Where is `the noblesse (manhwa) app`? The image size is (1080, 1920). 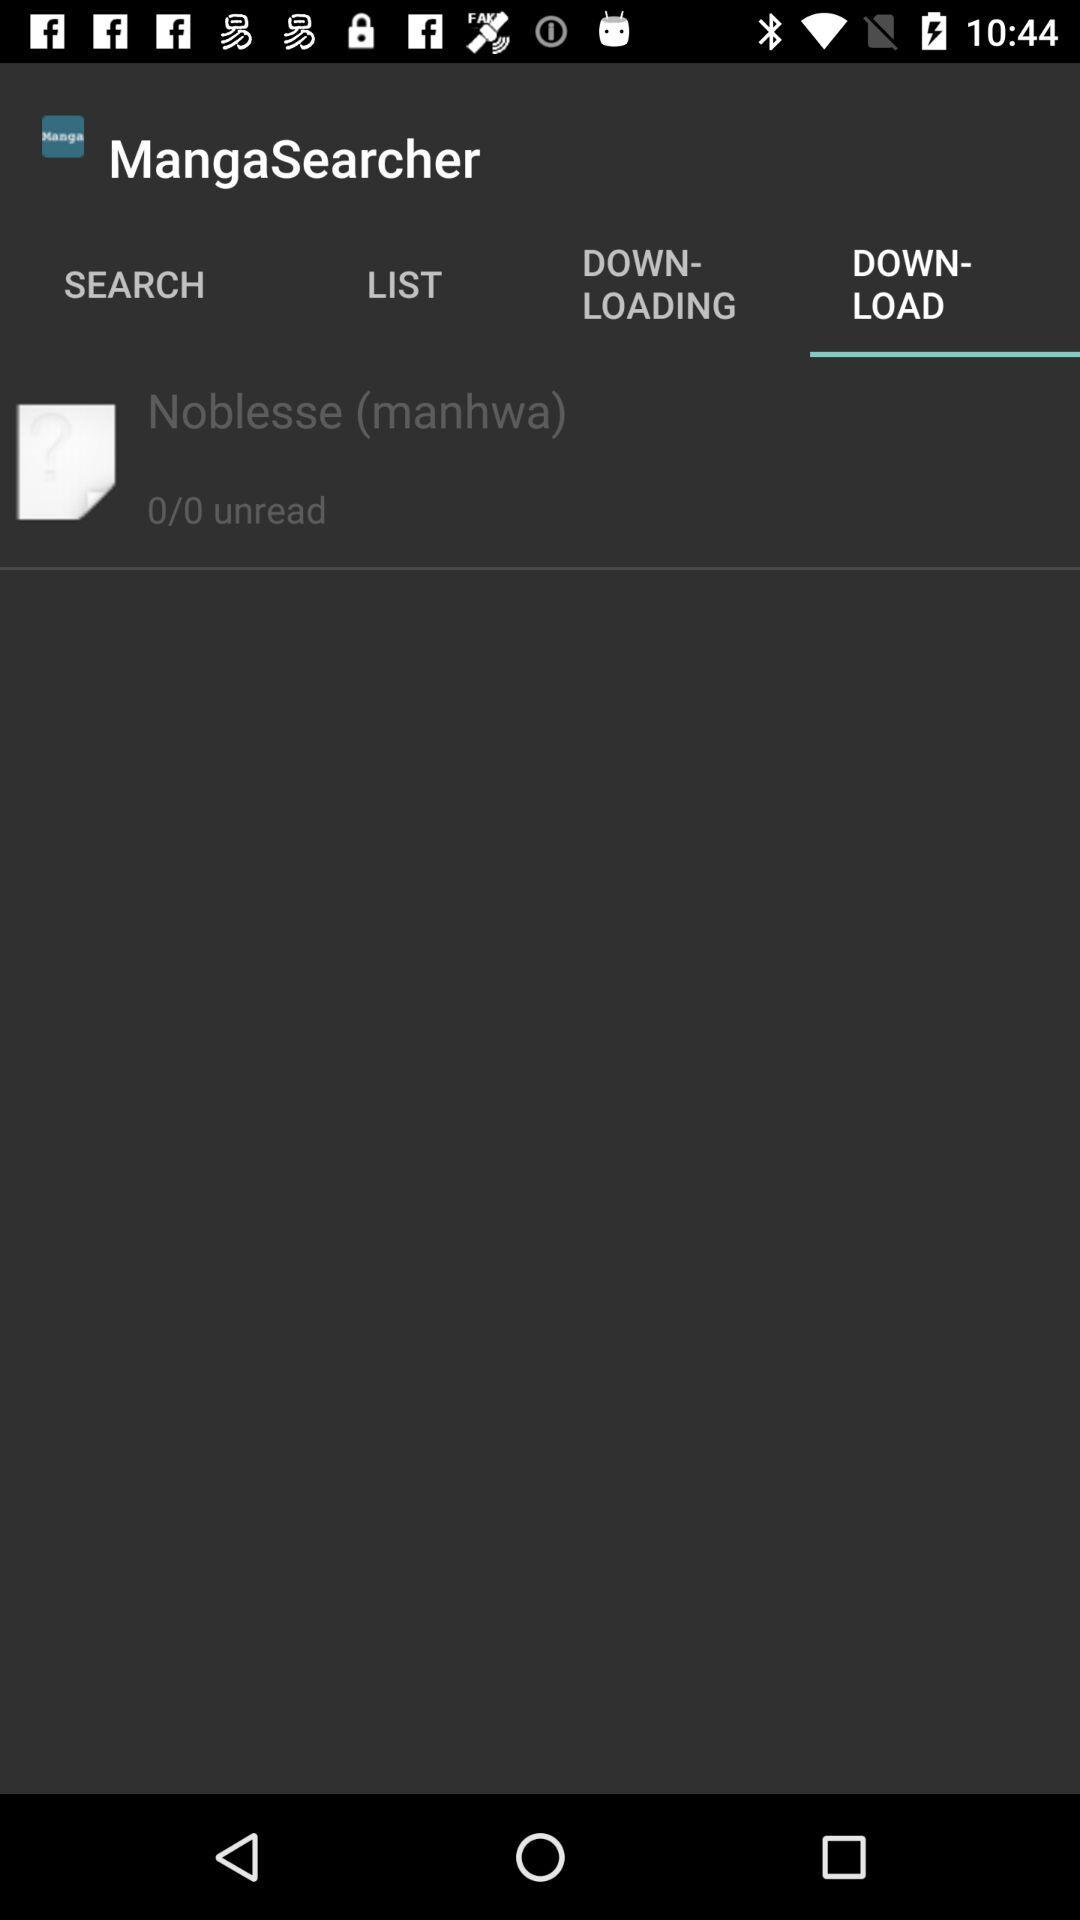 the noblesse (manhwa) app is located at coordinates (540, 408).